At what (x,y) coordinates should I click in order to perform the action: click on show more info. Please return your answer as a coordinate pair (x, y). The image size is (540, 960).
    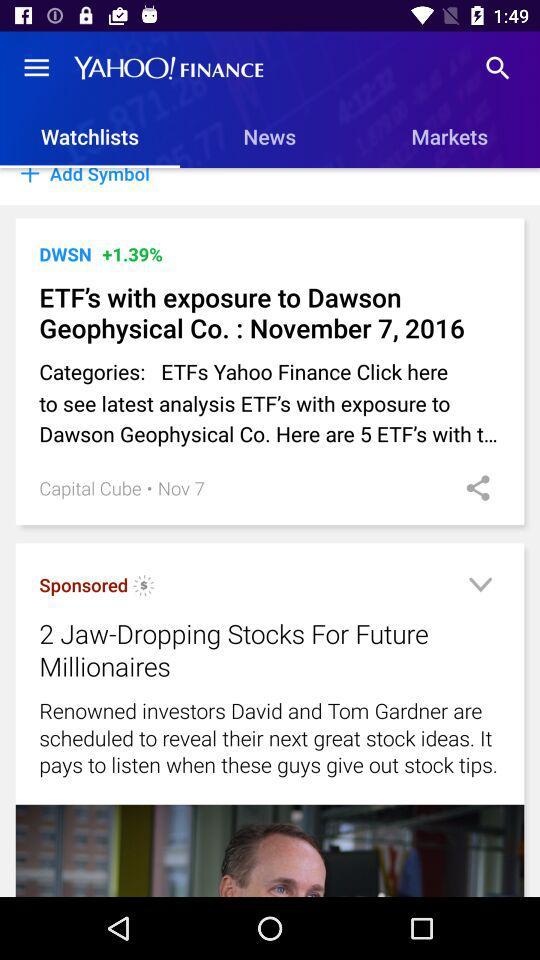
    Looking at the image, I should click on (479, 588).